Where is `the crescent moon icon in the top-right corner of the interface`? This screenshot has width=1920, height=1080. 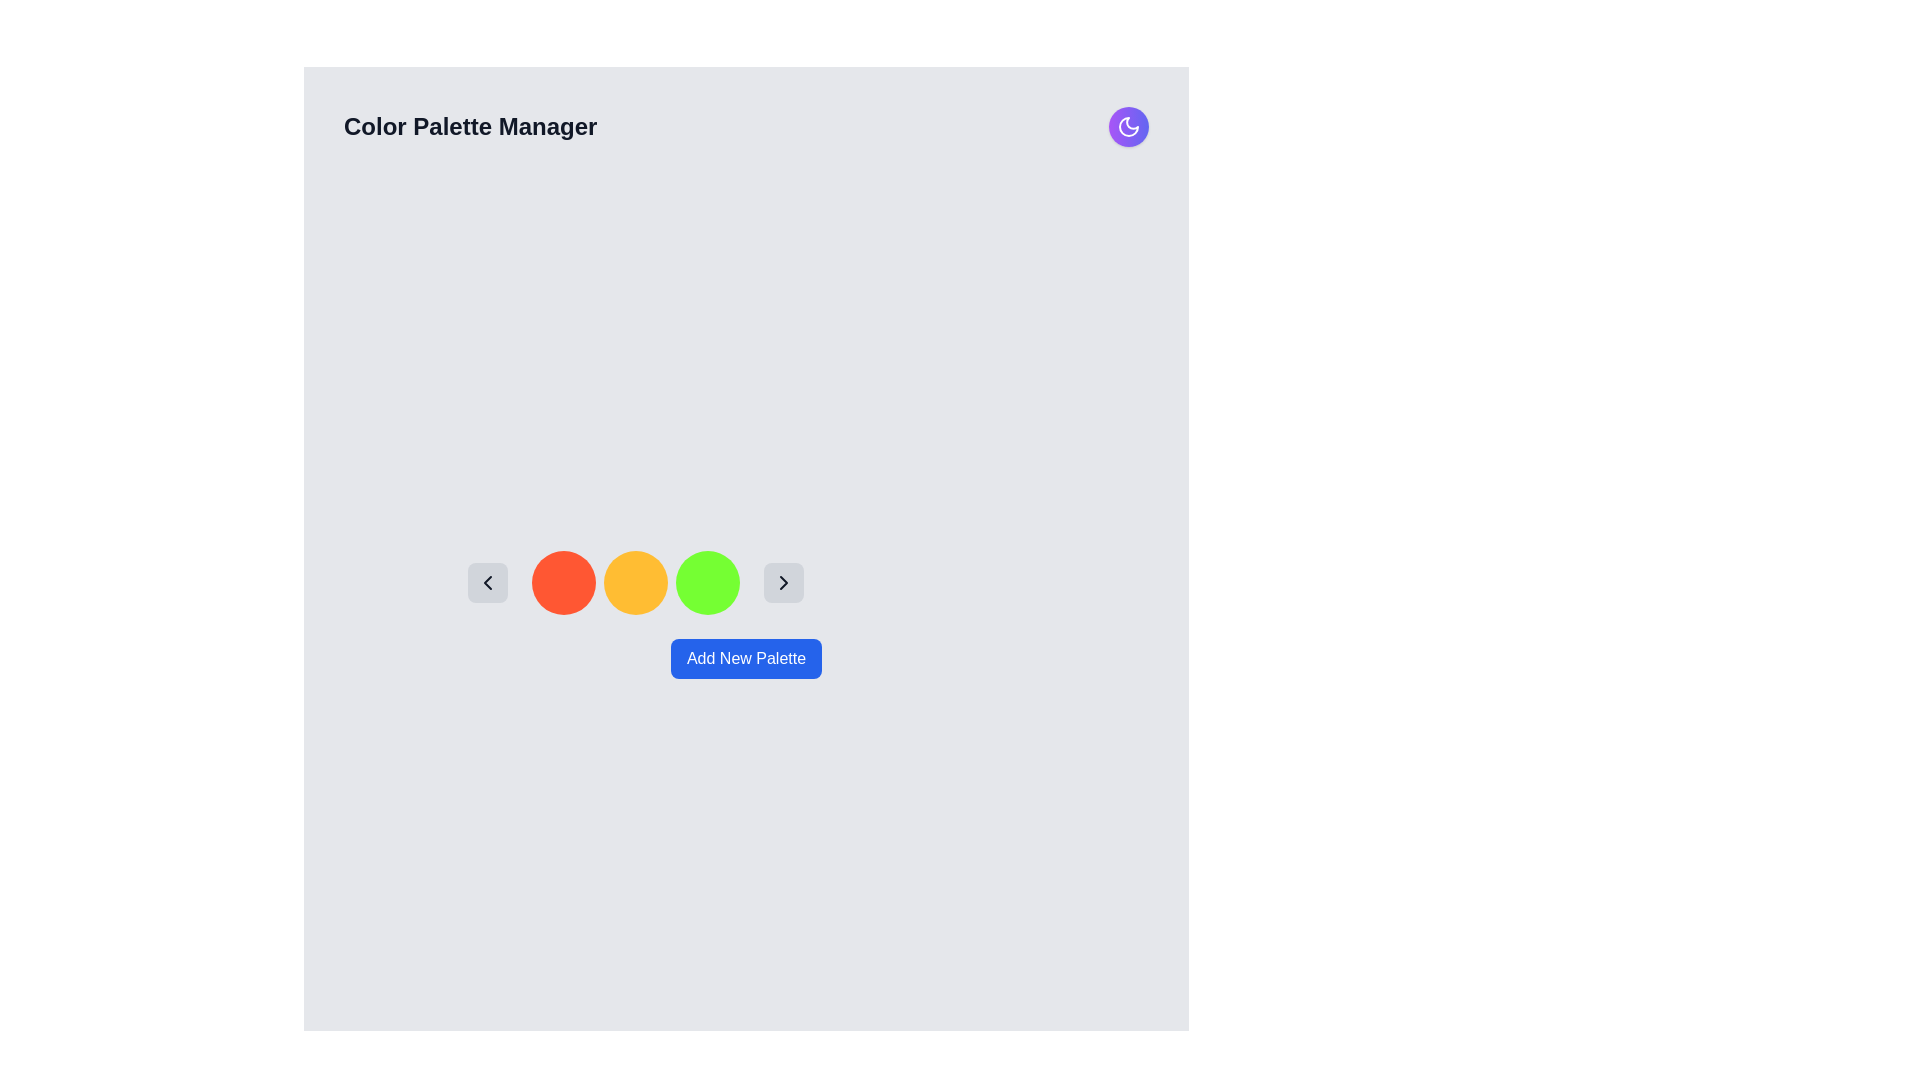 the crescent moon icon in the top-right corner of the interface is located at coordinates (1128, 127).